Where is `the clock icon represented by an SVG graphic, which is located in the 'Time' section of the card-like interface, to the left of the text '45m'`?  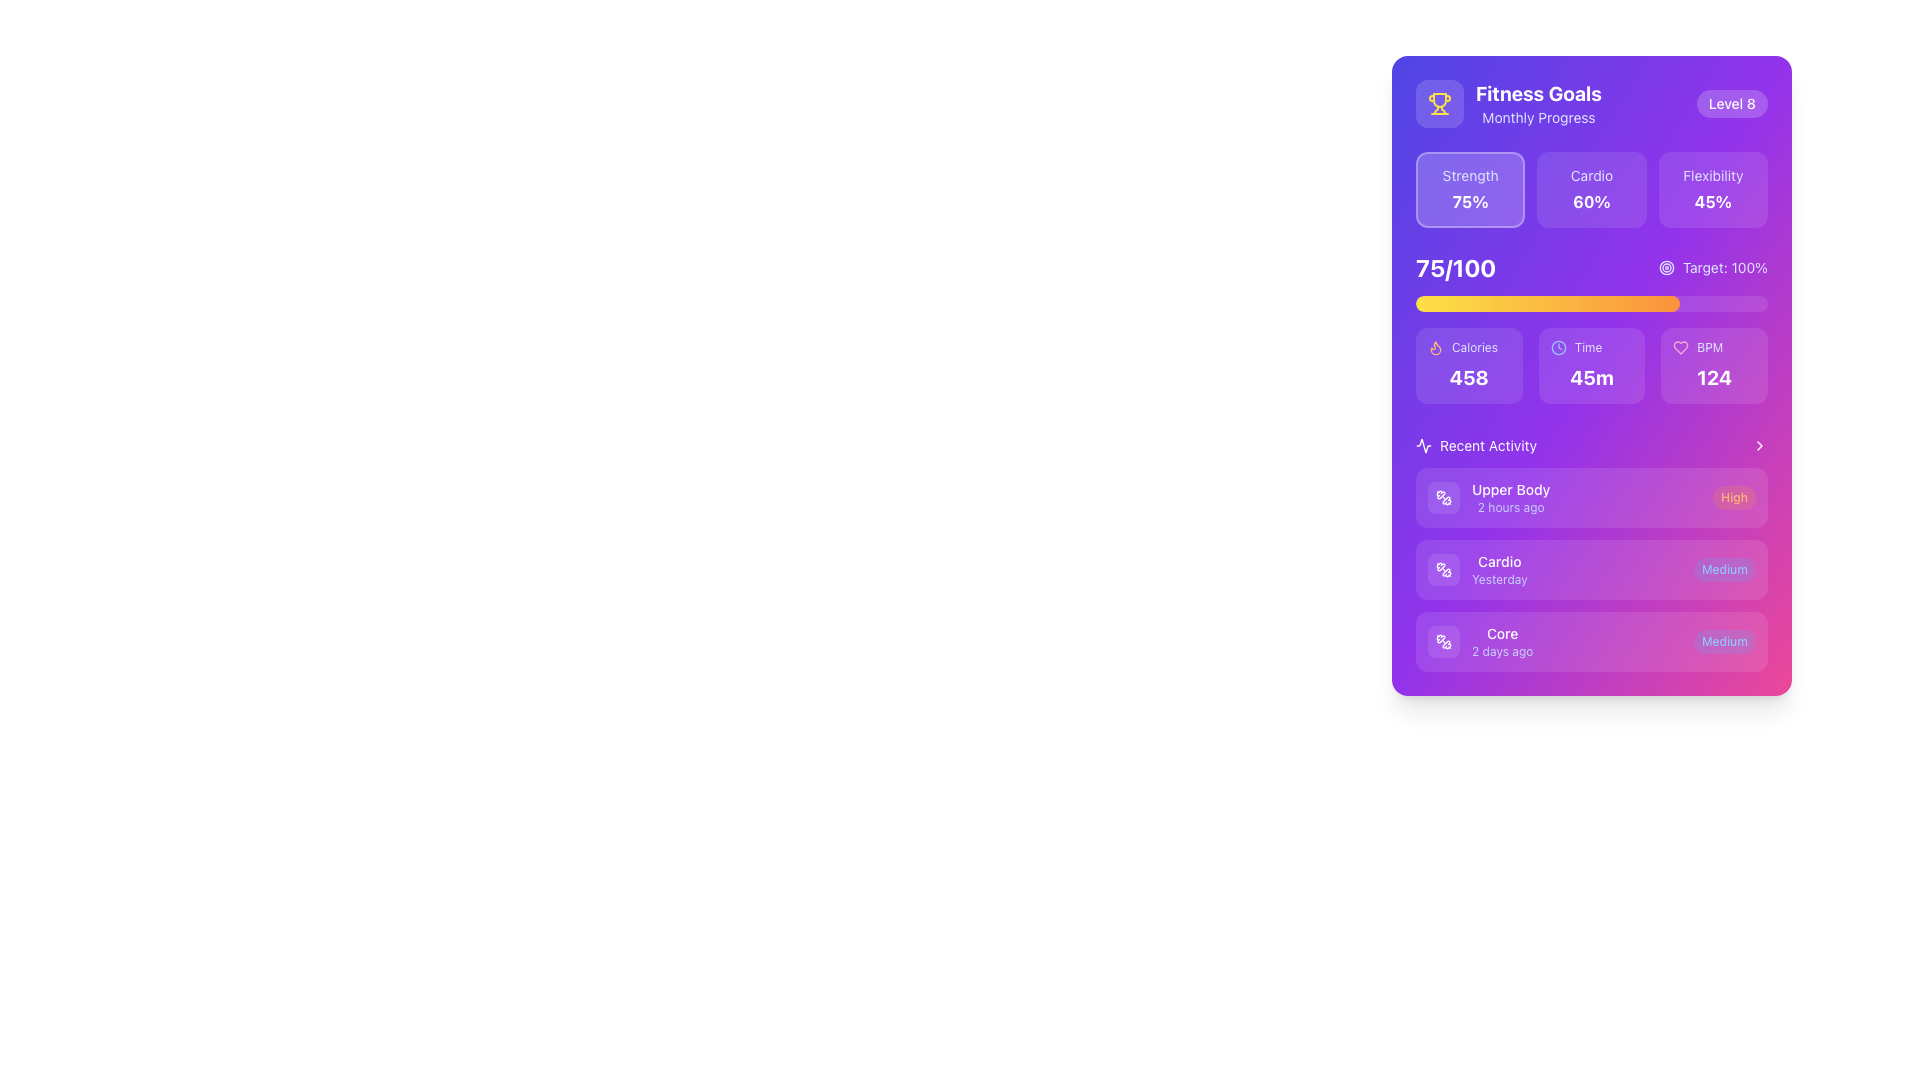
the clock icon represented by an SVG graphic, which is located in the 'Time' section of the card-like interface, to the left of the text '45m' is located at coordinates (1557, 346).